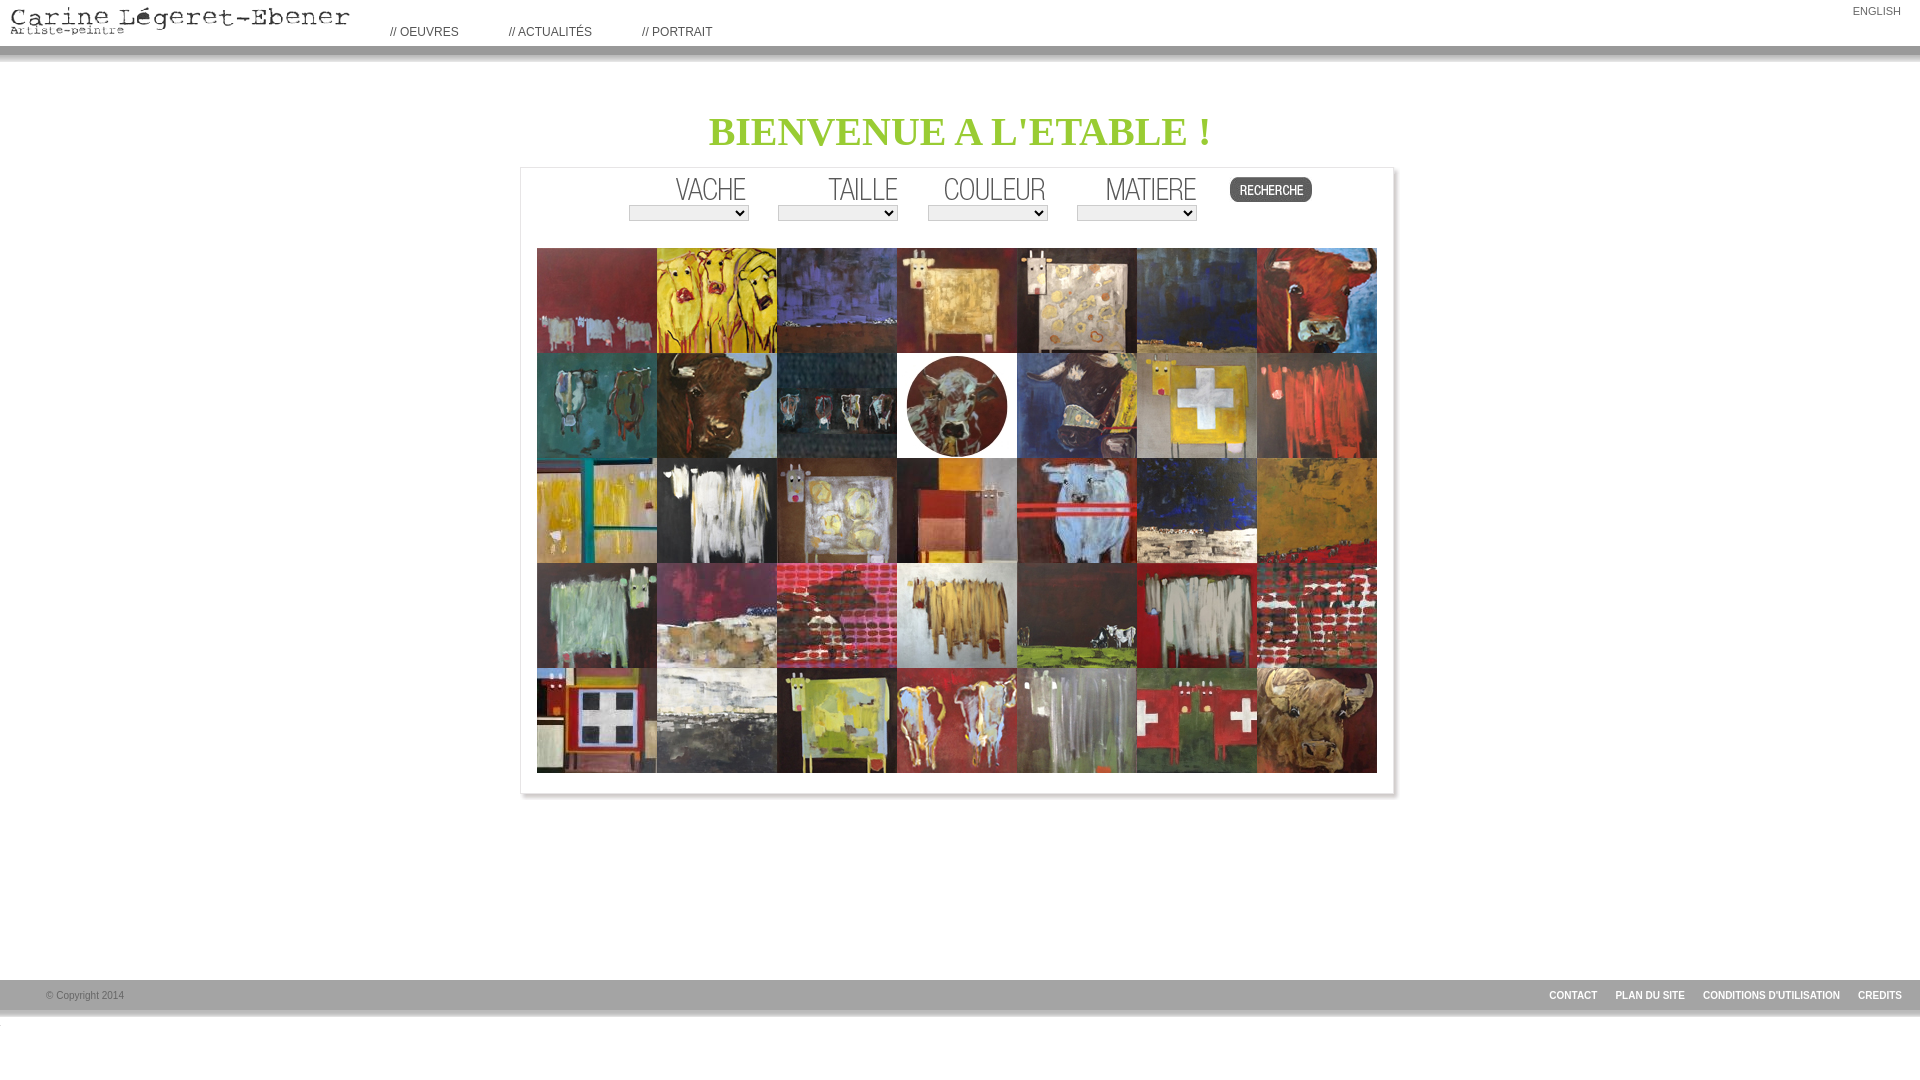 The width and height of the screenshot is (1920, 1080). What do you see at coordinates (1649, 995) in the screenshot?
I see `'PLAN DU SITE'` at bounding box center [1649, 995].